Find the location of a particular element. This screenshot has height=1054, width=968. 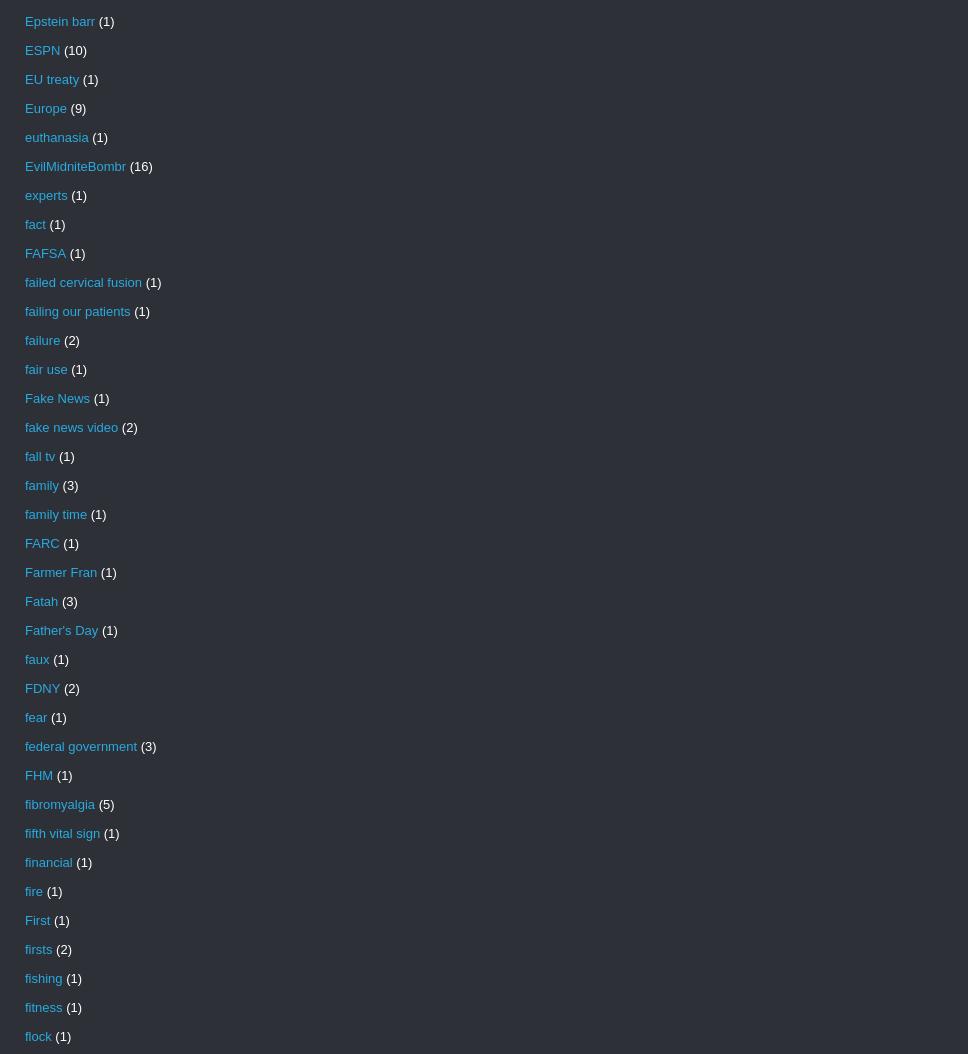

'firsts' is located at coordinates (24, 949).